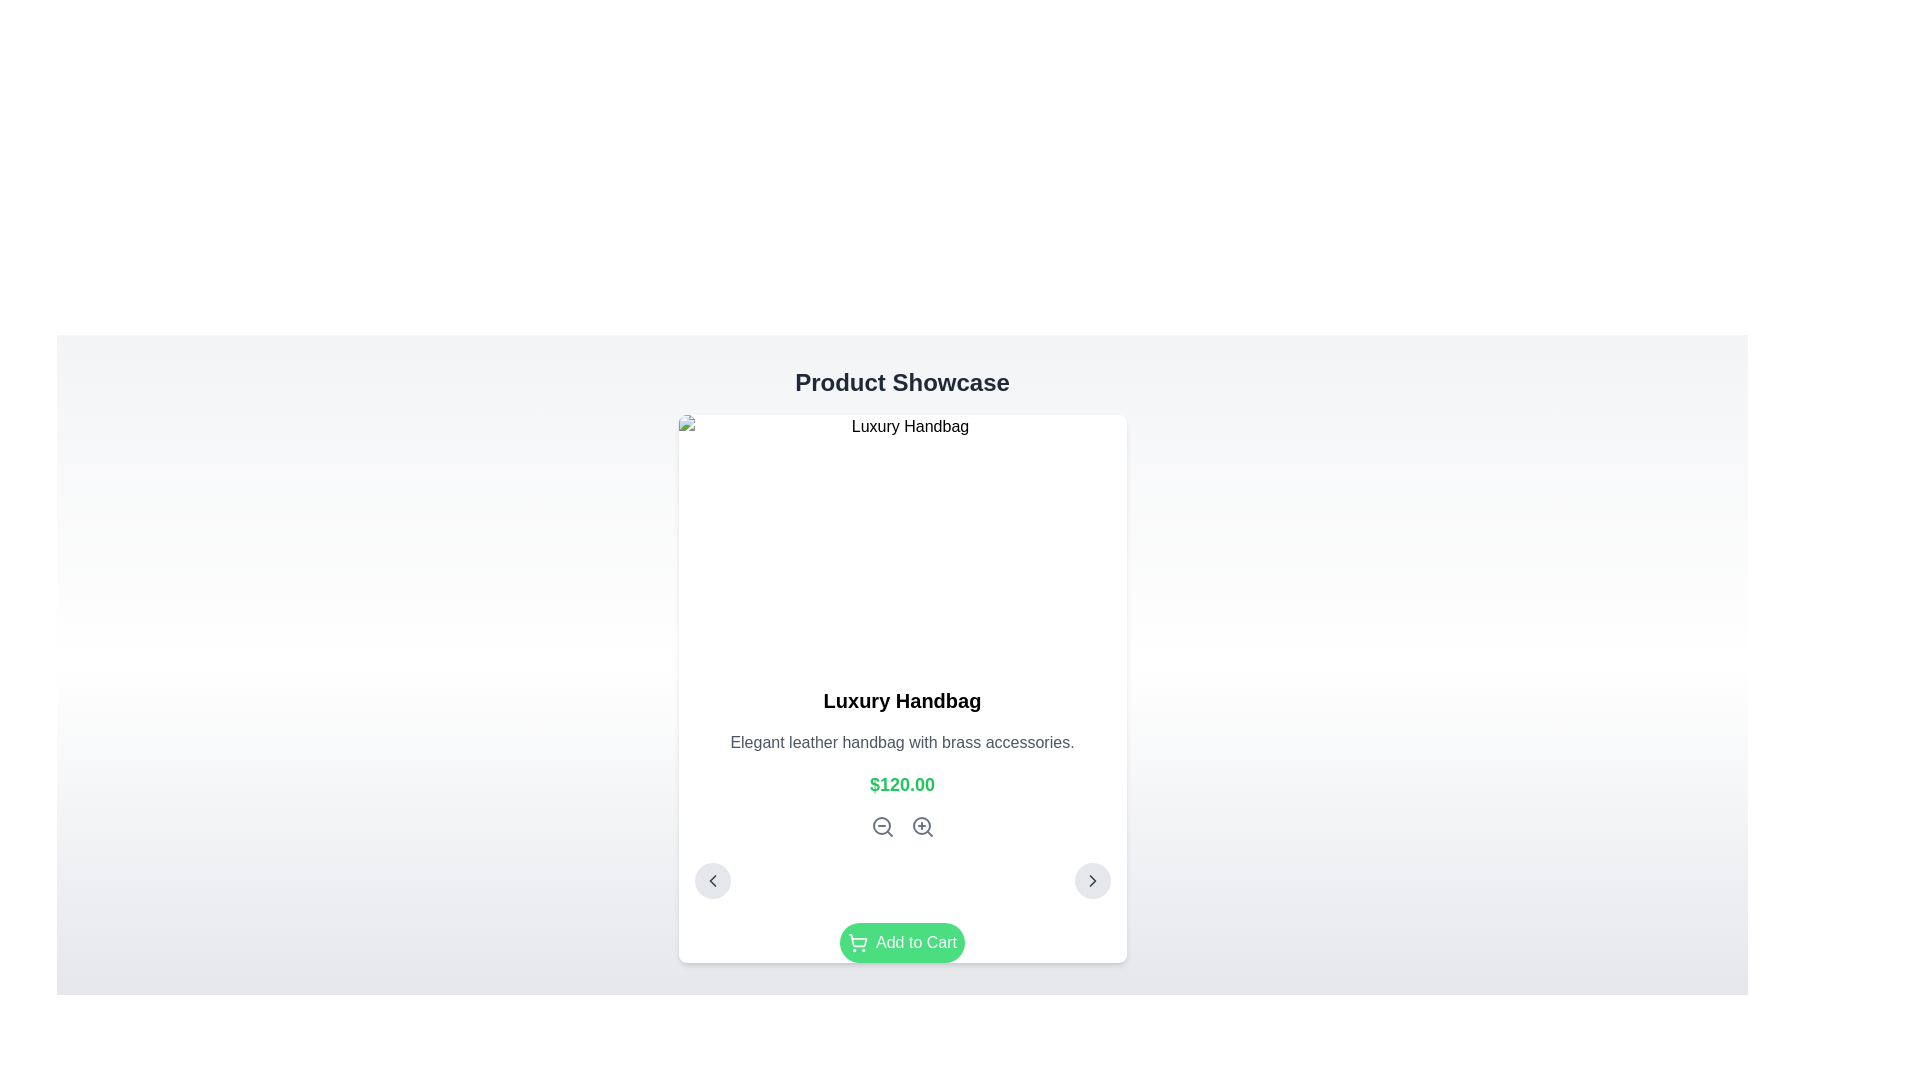 This screenshot has width=1920, height=1080. Describe the element at coordinates (858, 942) in the screenshot. I see `the shopping cart icon located within the green 'Add to Cart' button at the bottom center of the interface` at that location.